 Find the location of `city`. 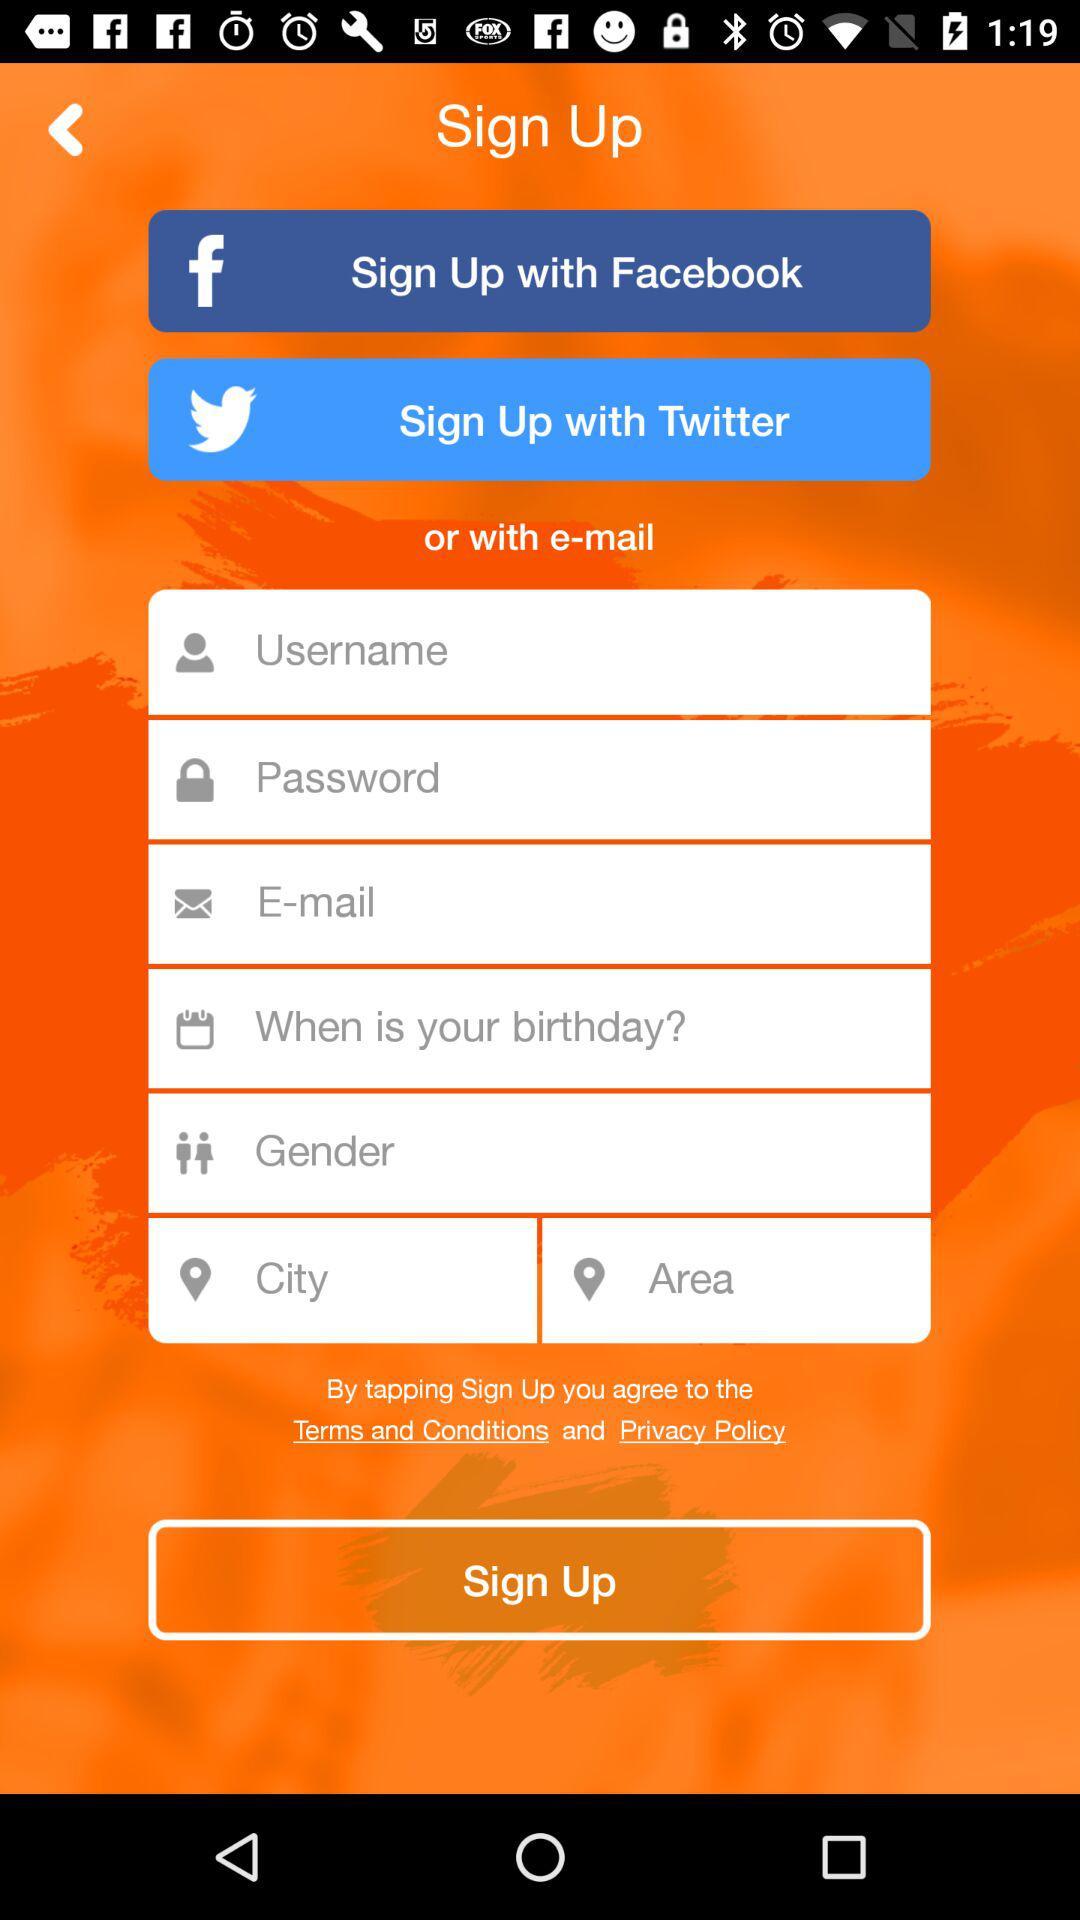

city is located at coordinates (353, 1280).